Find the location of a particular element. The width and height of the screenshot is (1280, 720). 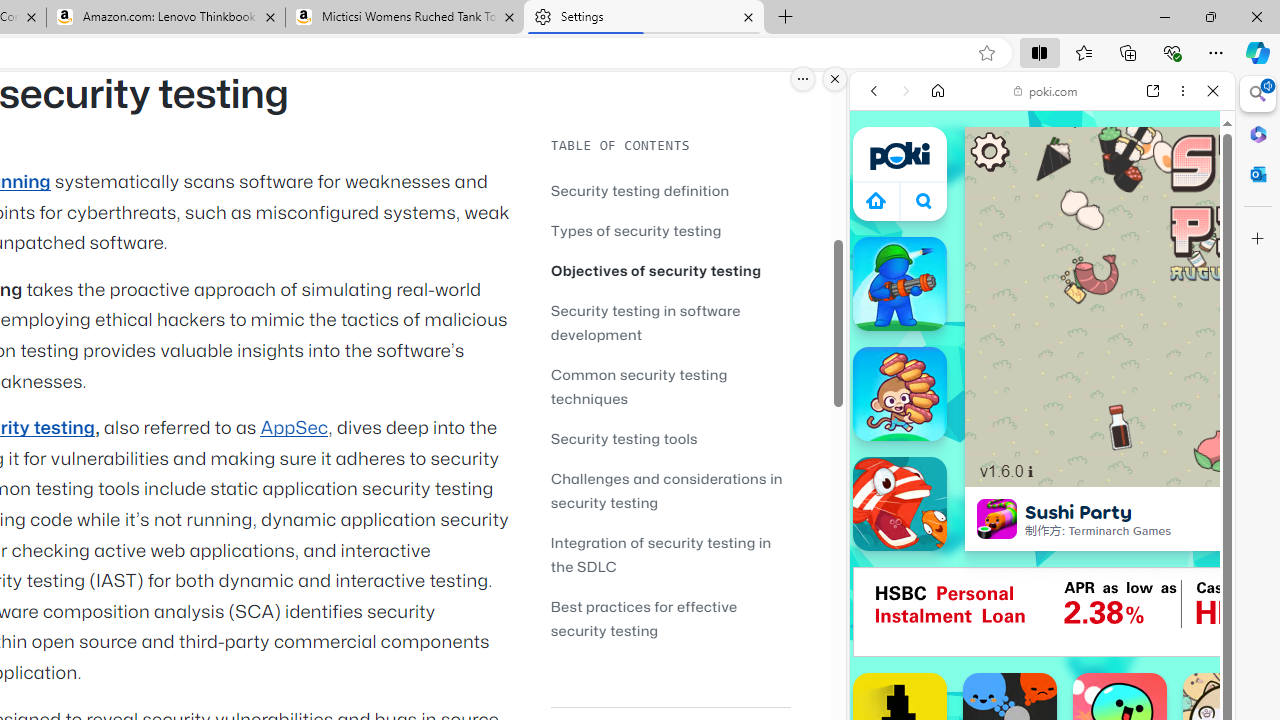

'Common security testing techniques' is located at coordinates (638, 386).